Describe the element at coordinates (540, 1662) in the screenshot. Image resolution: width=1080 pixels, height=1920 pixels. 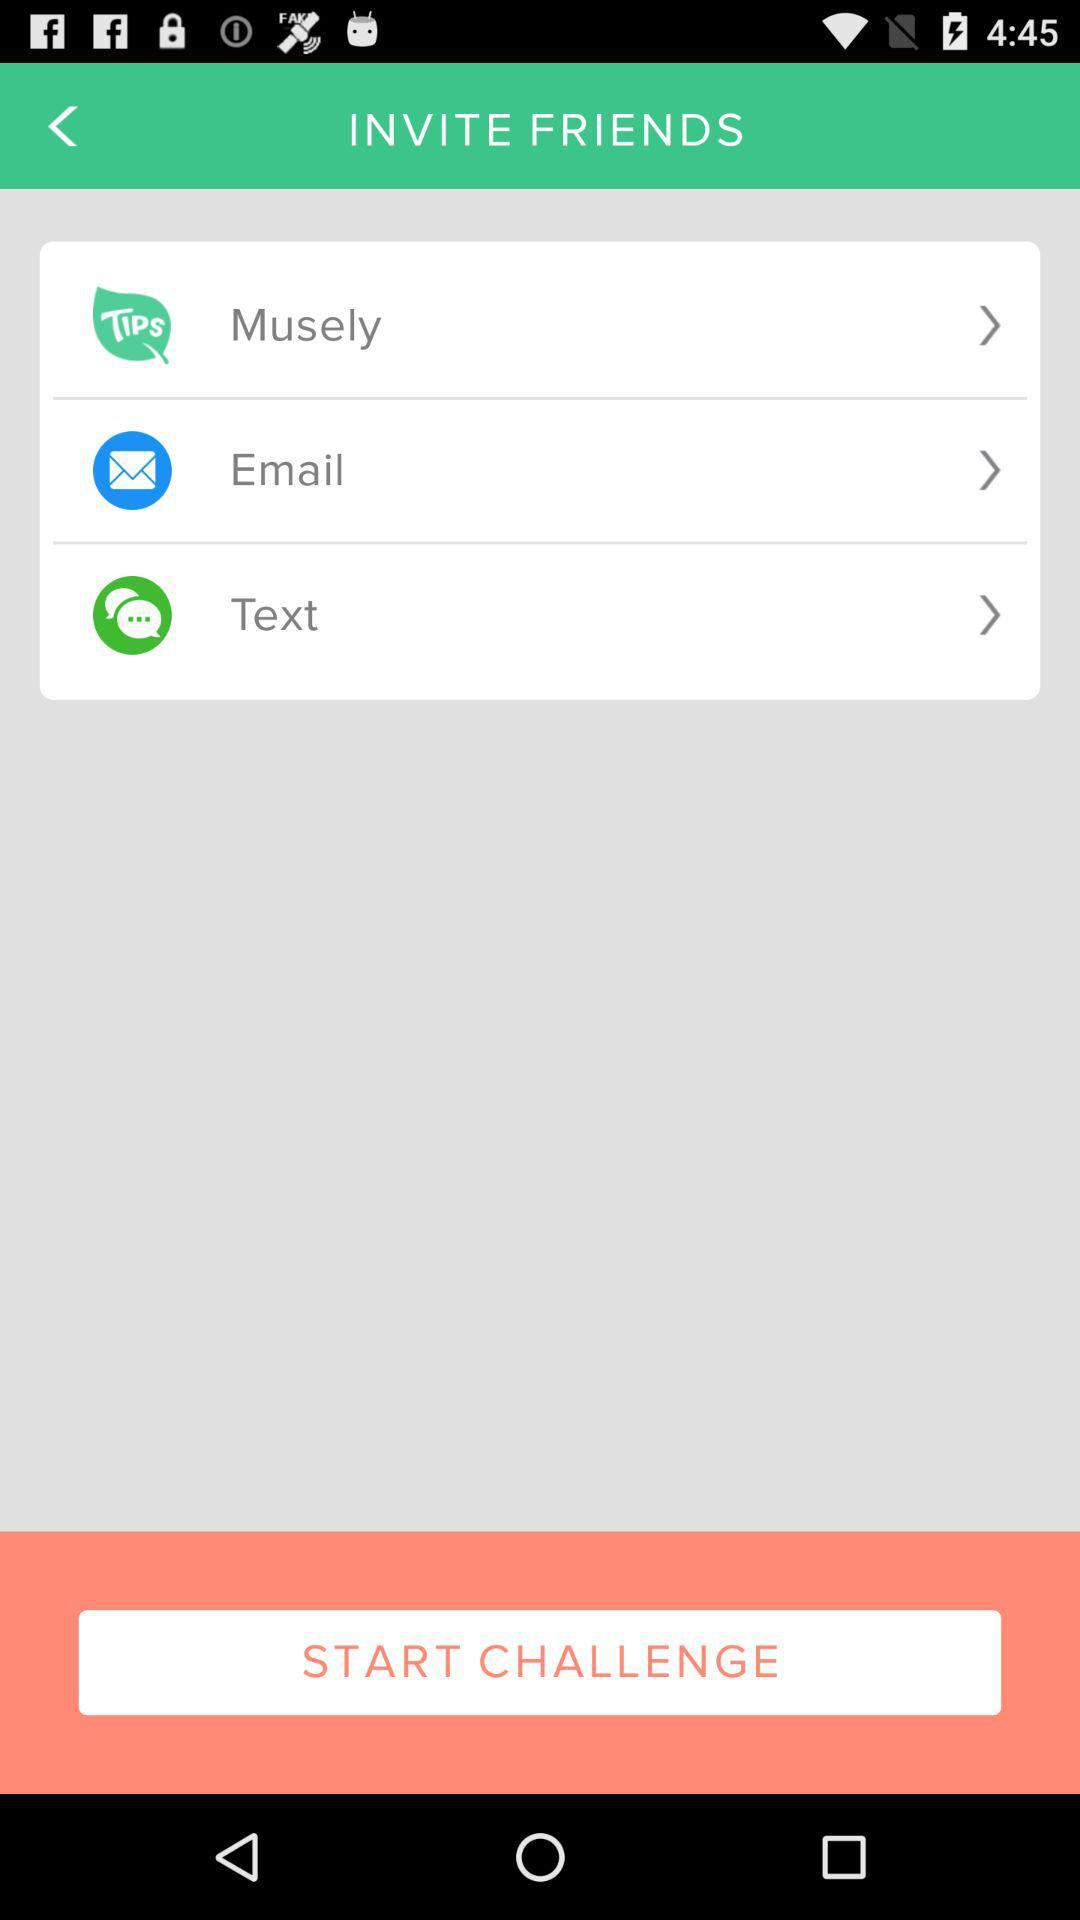
I see `the start challenge item` at that location.